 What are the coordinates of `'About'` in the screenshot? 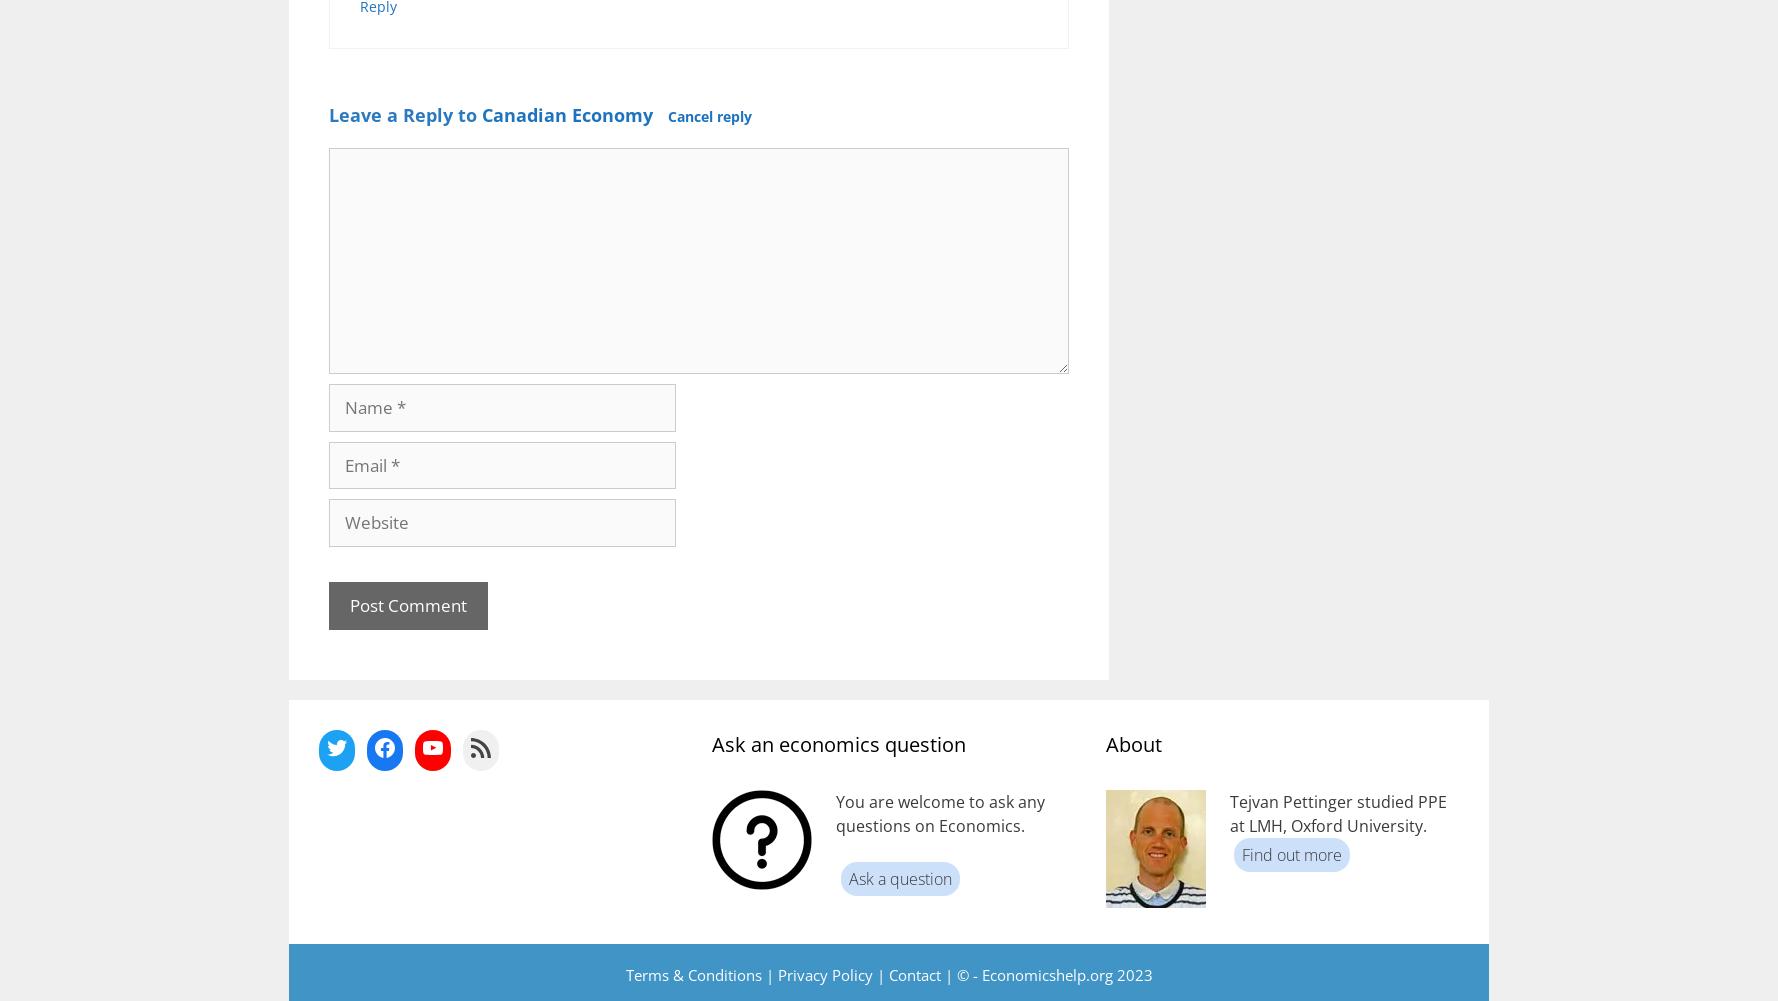 It's located at (1131, 743).